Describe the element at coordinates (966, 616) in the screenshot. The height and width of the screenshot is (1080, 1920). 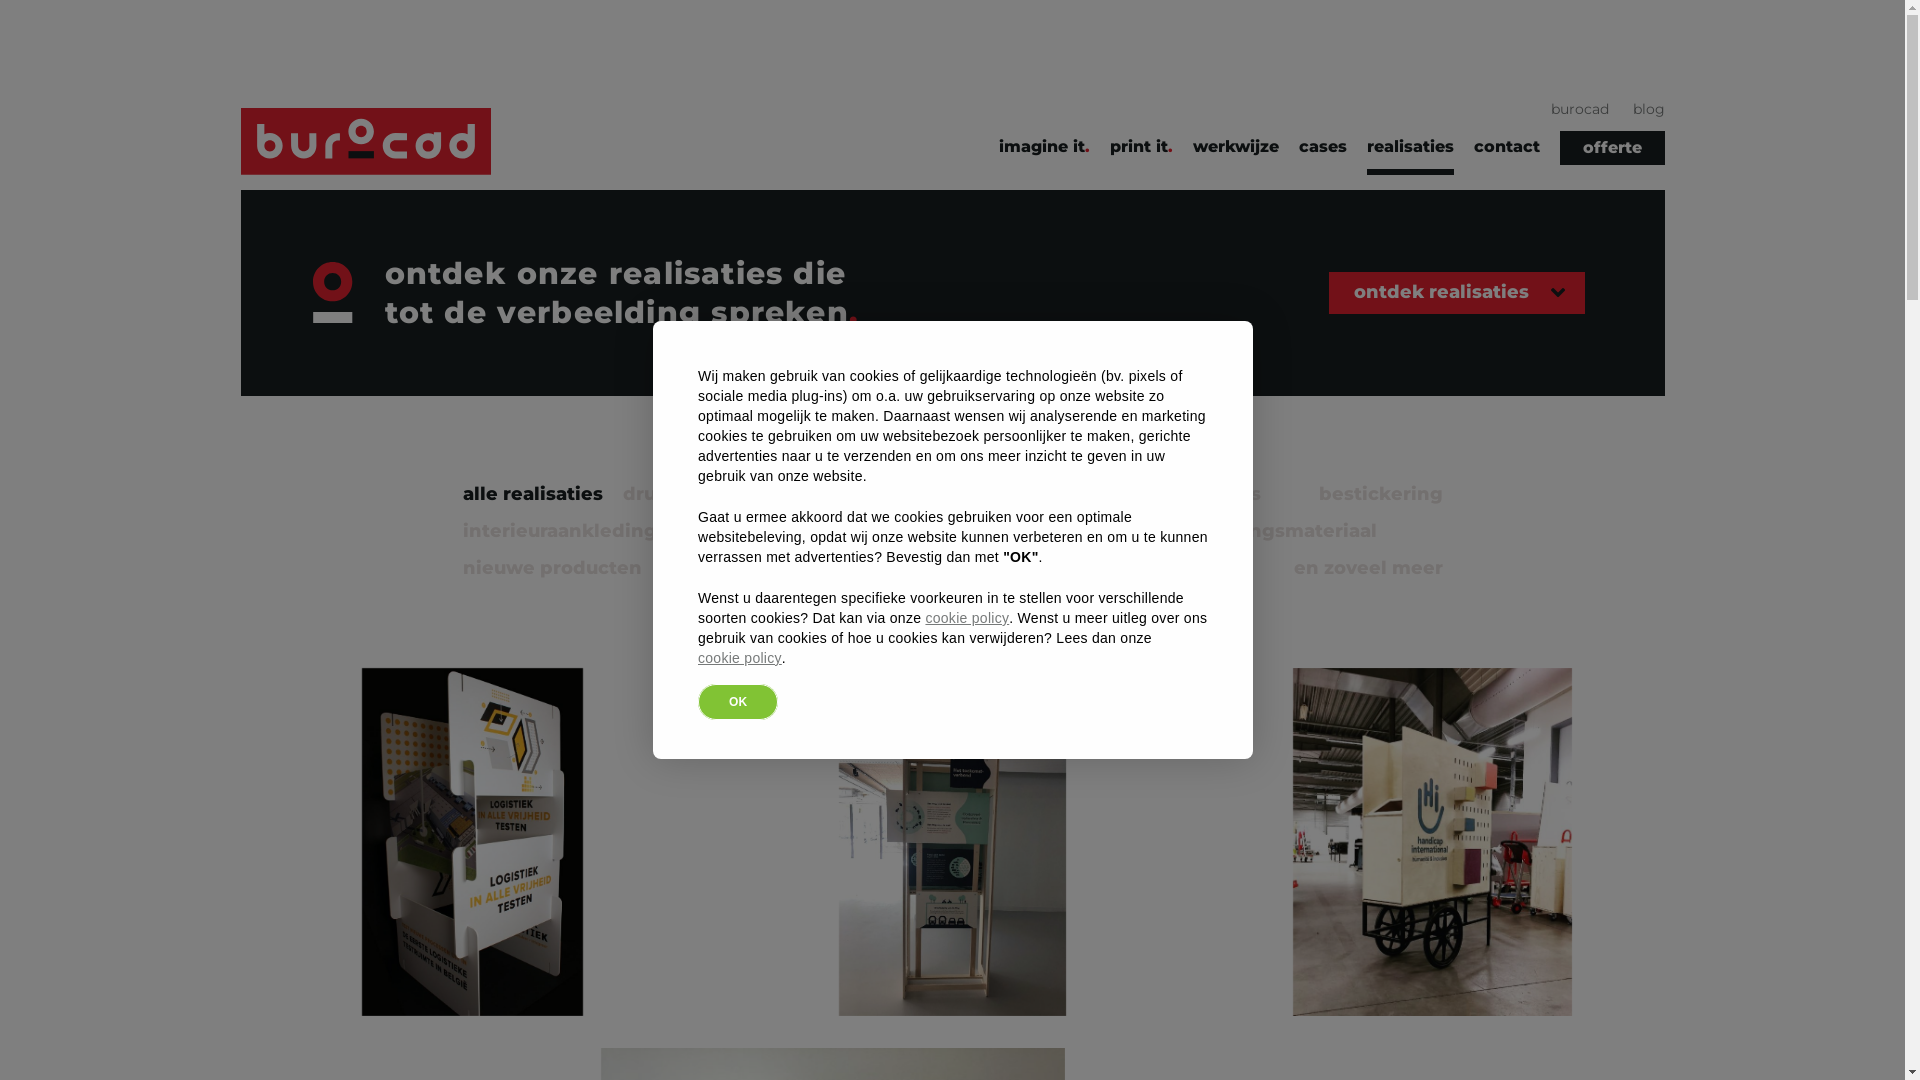
I see `'cookie policy'` at that location.